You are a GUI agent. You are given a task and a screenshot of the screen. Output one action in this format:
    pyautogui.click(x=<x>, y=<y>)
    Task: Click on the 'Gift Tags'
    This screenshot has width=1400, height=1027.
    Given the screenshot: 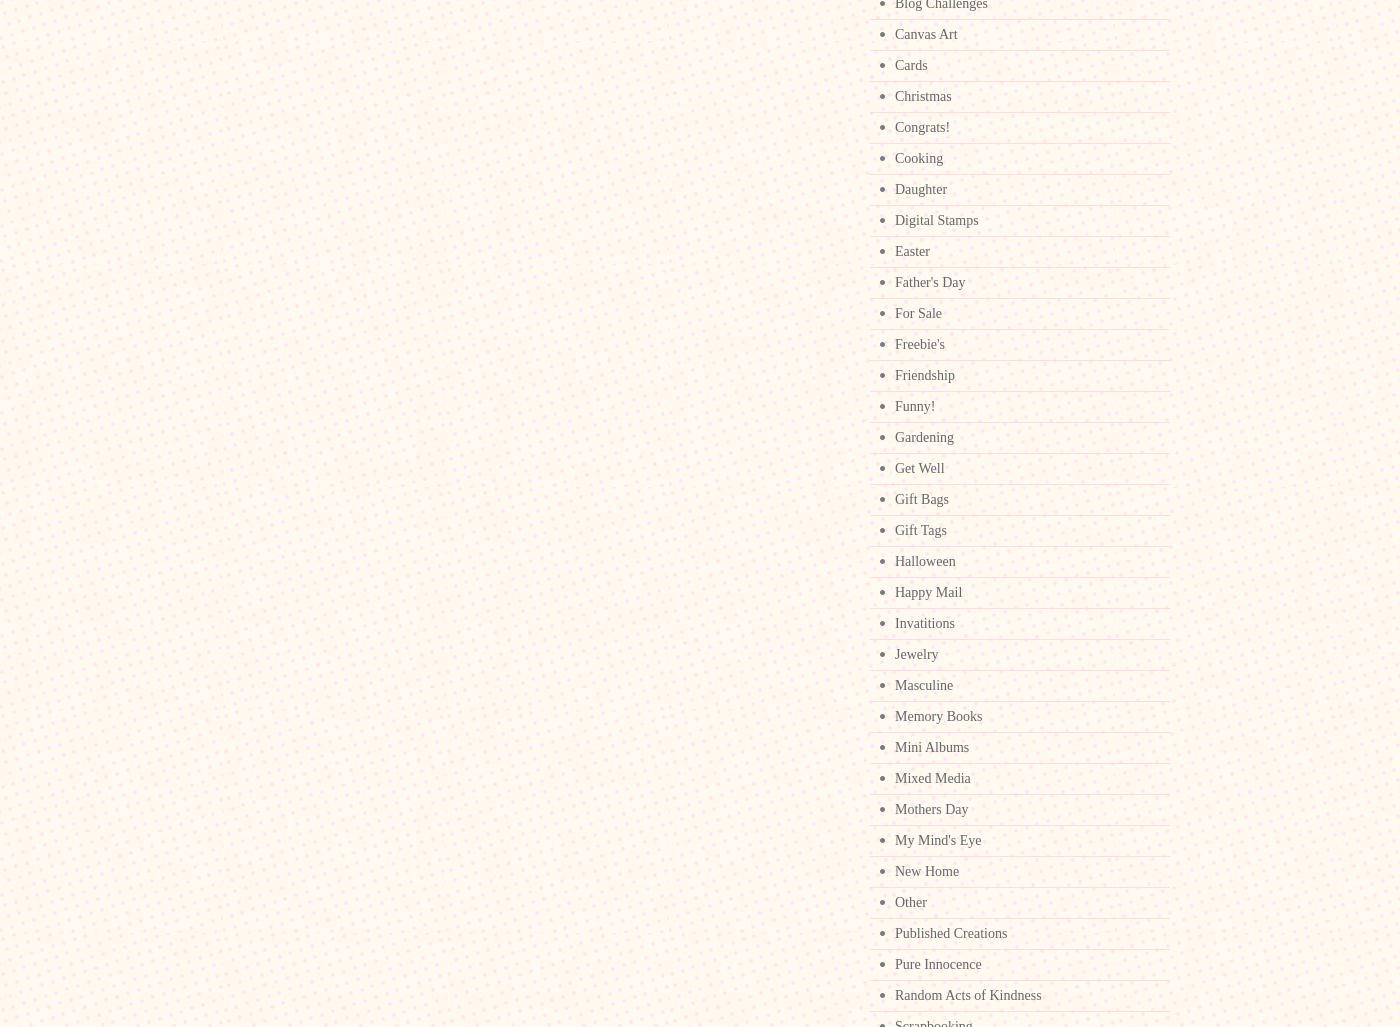 What is the action you would take?
    pyautogui.click(x=920, y=529)
    